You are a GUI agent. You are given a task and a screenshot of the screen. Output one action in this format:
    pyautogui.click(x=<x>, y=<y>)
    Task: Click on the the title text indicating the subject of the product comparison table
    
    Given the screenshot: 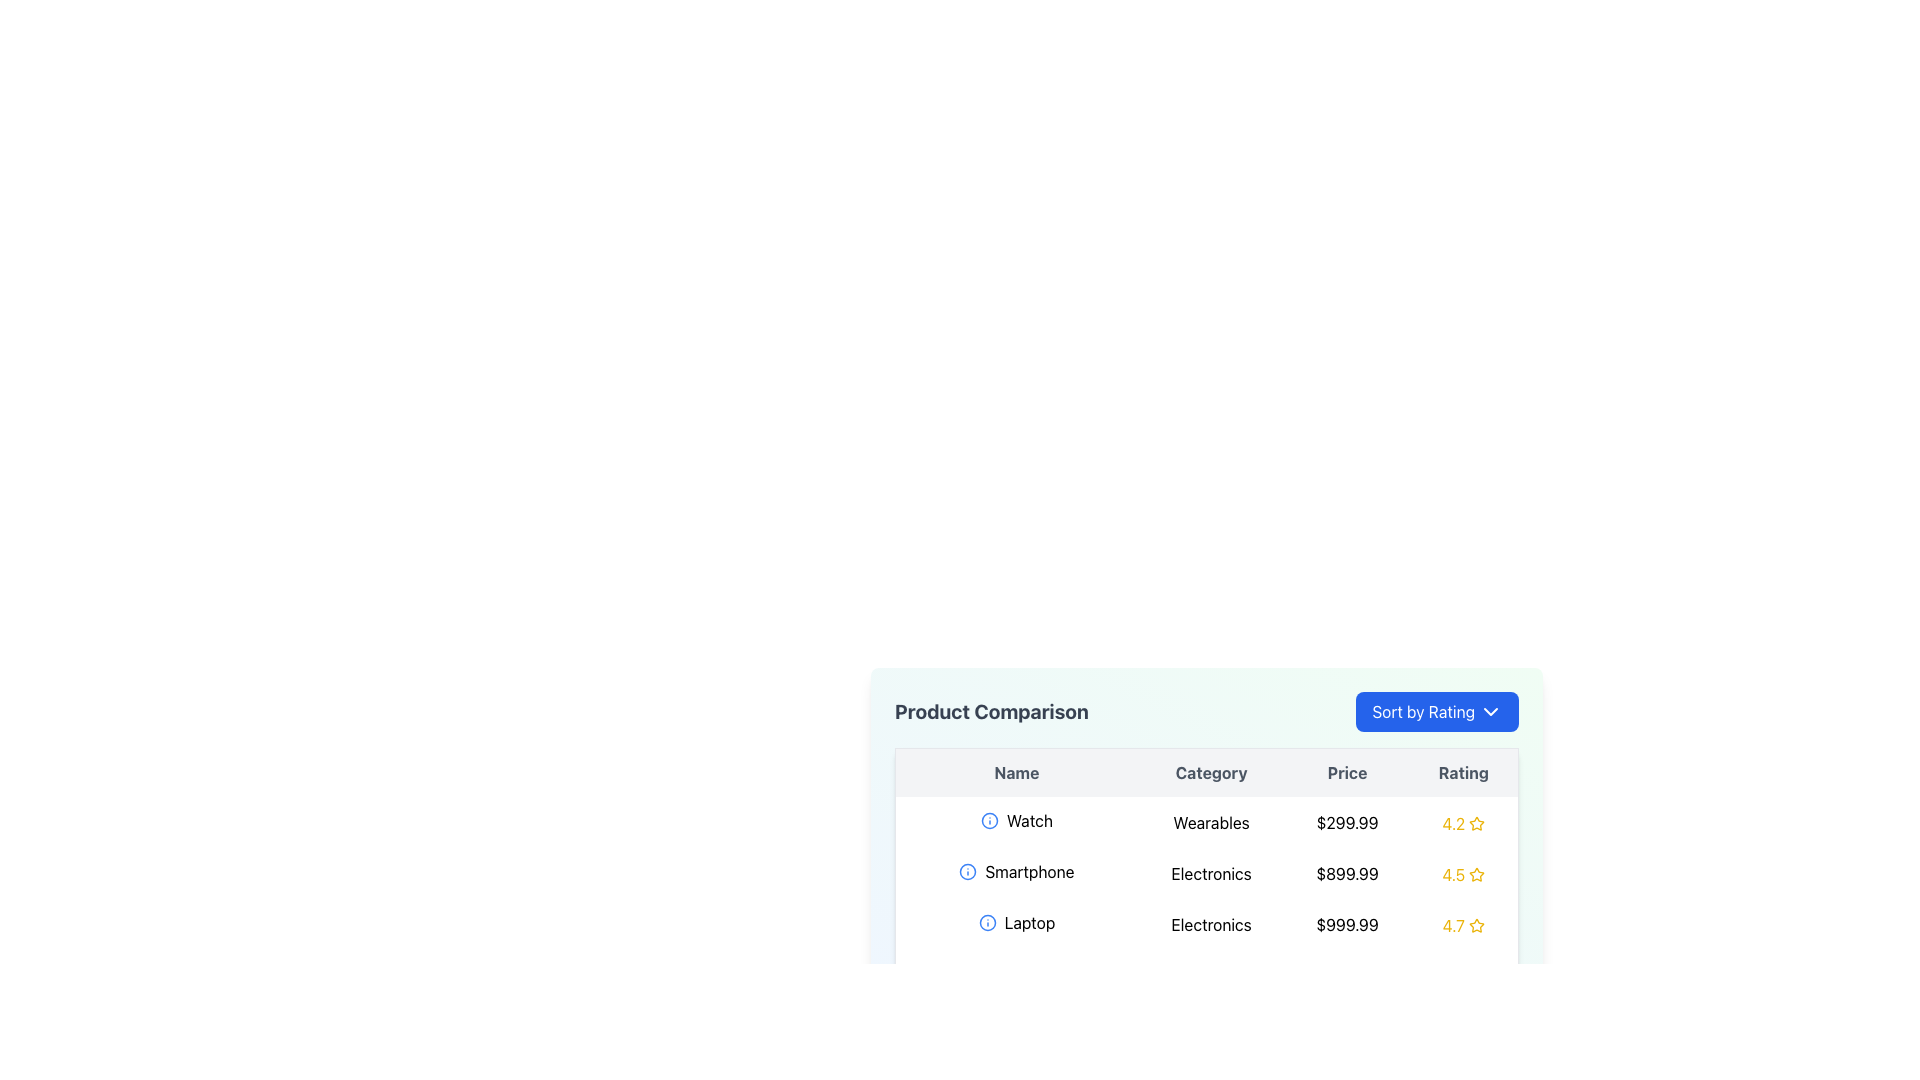 What is the action you would take?
    pyautogui.click(x=991, y=711)
    